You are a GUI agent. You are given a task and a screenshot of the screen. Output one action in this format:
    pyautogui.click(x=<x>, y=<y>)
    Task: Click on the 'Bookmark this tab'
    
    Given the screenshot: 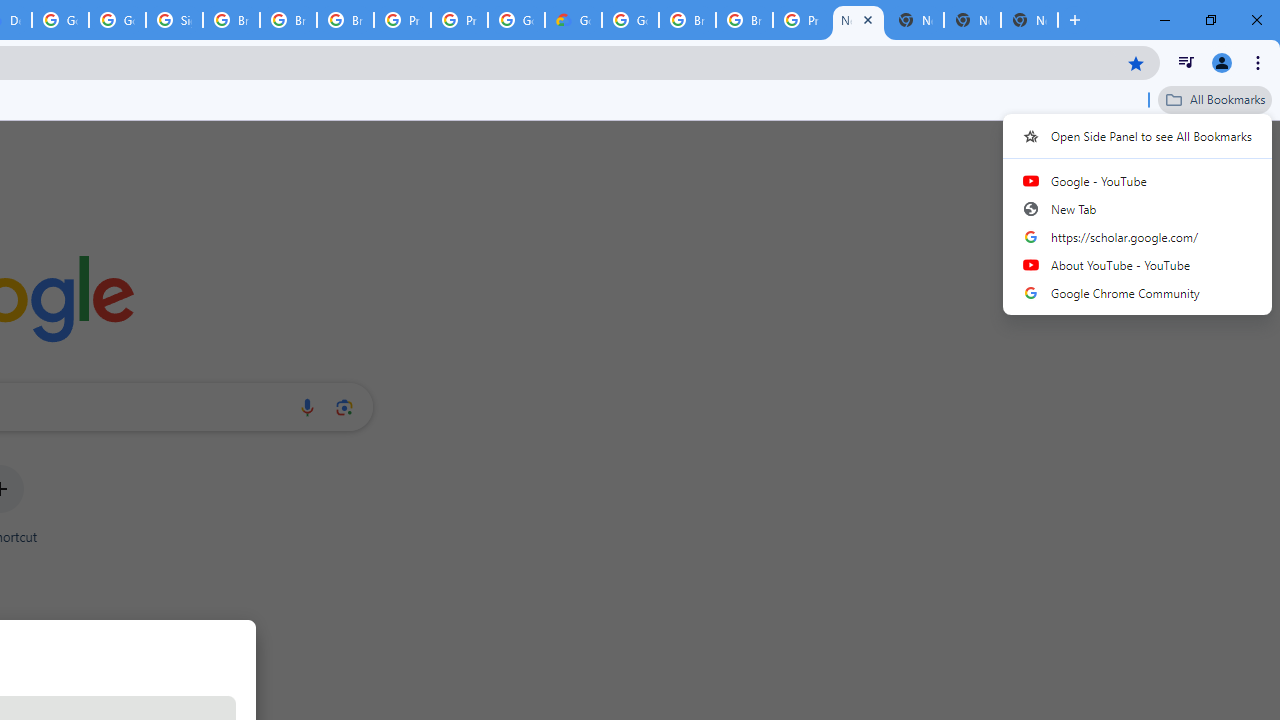 What is the action you would take?
    pyautogui.click(x=1136, y=61)
    